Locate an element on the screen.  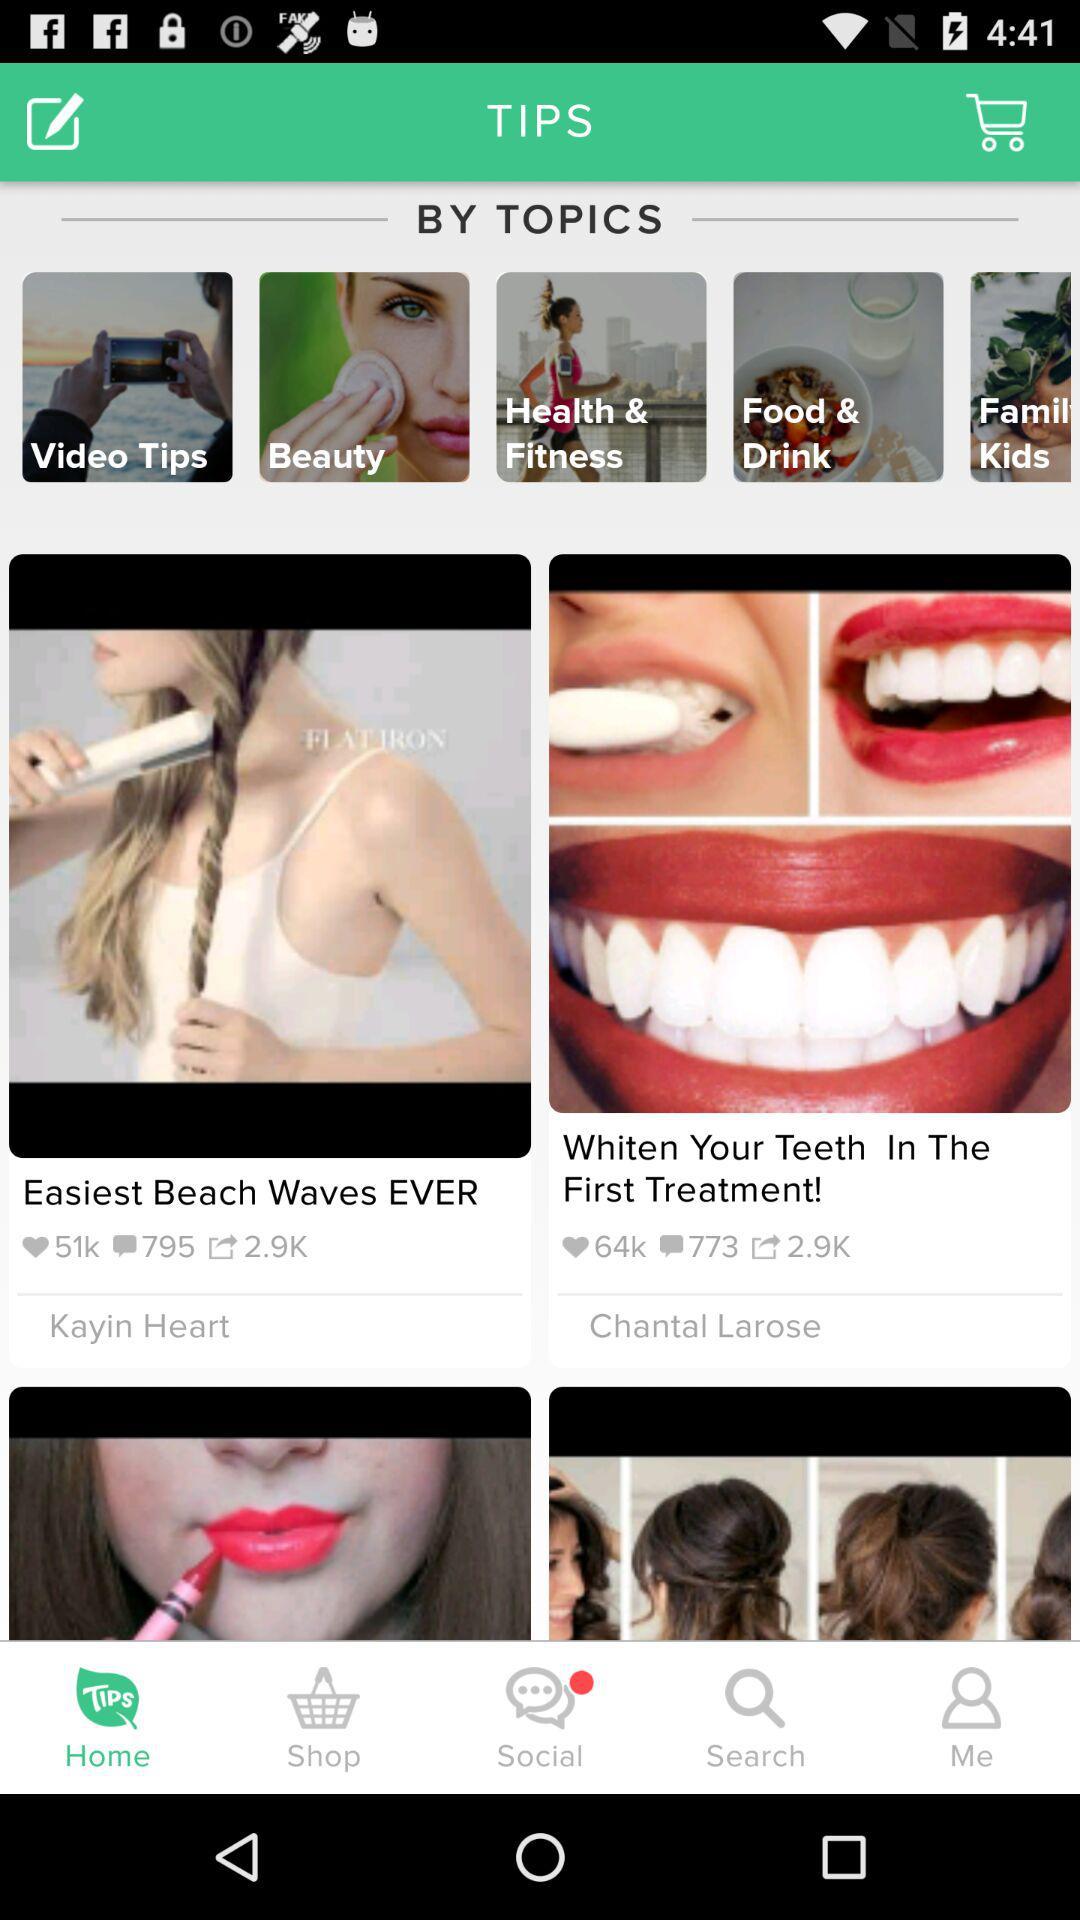
the image under video tips is located at coordinates (270, 855).